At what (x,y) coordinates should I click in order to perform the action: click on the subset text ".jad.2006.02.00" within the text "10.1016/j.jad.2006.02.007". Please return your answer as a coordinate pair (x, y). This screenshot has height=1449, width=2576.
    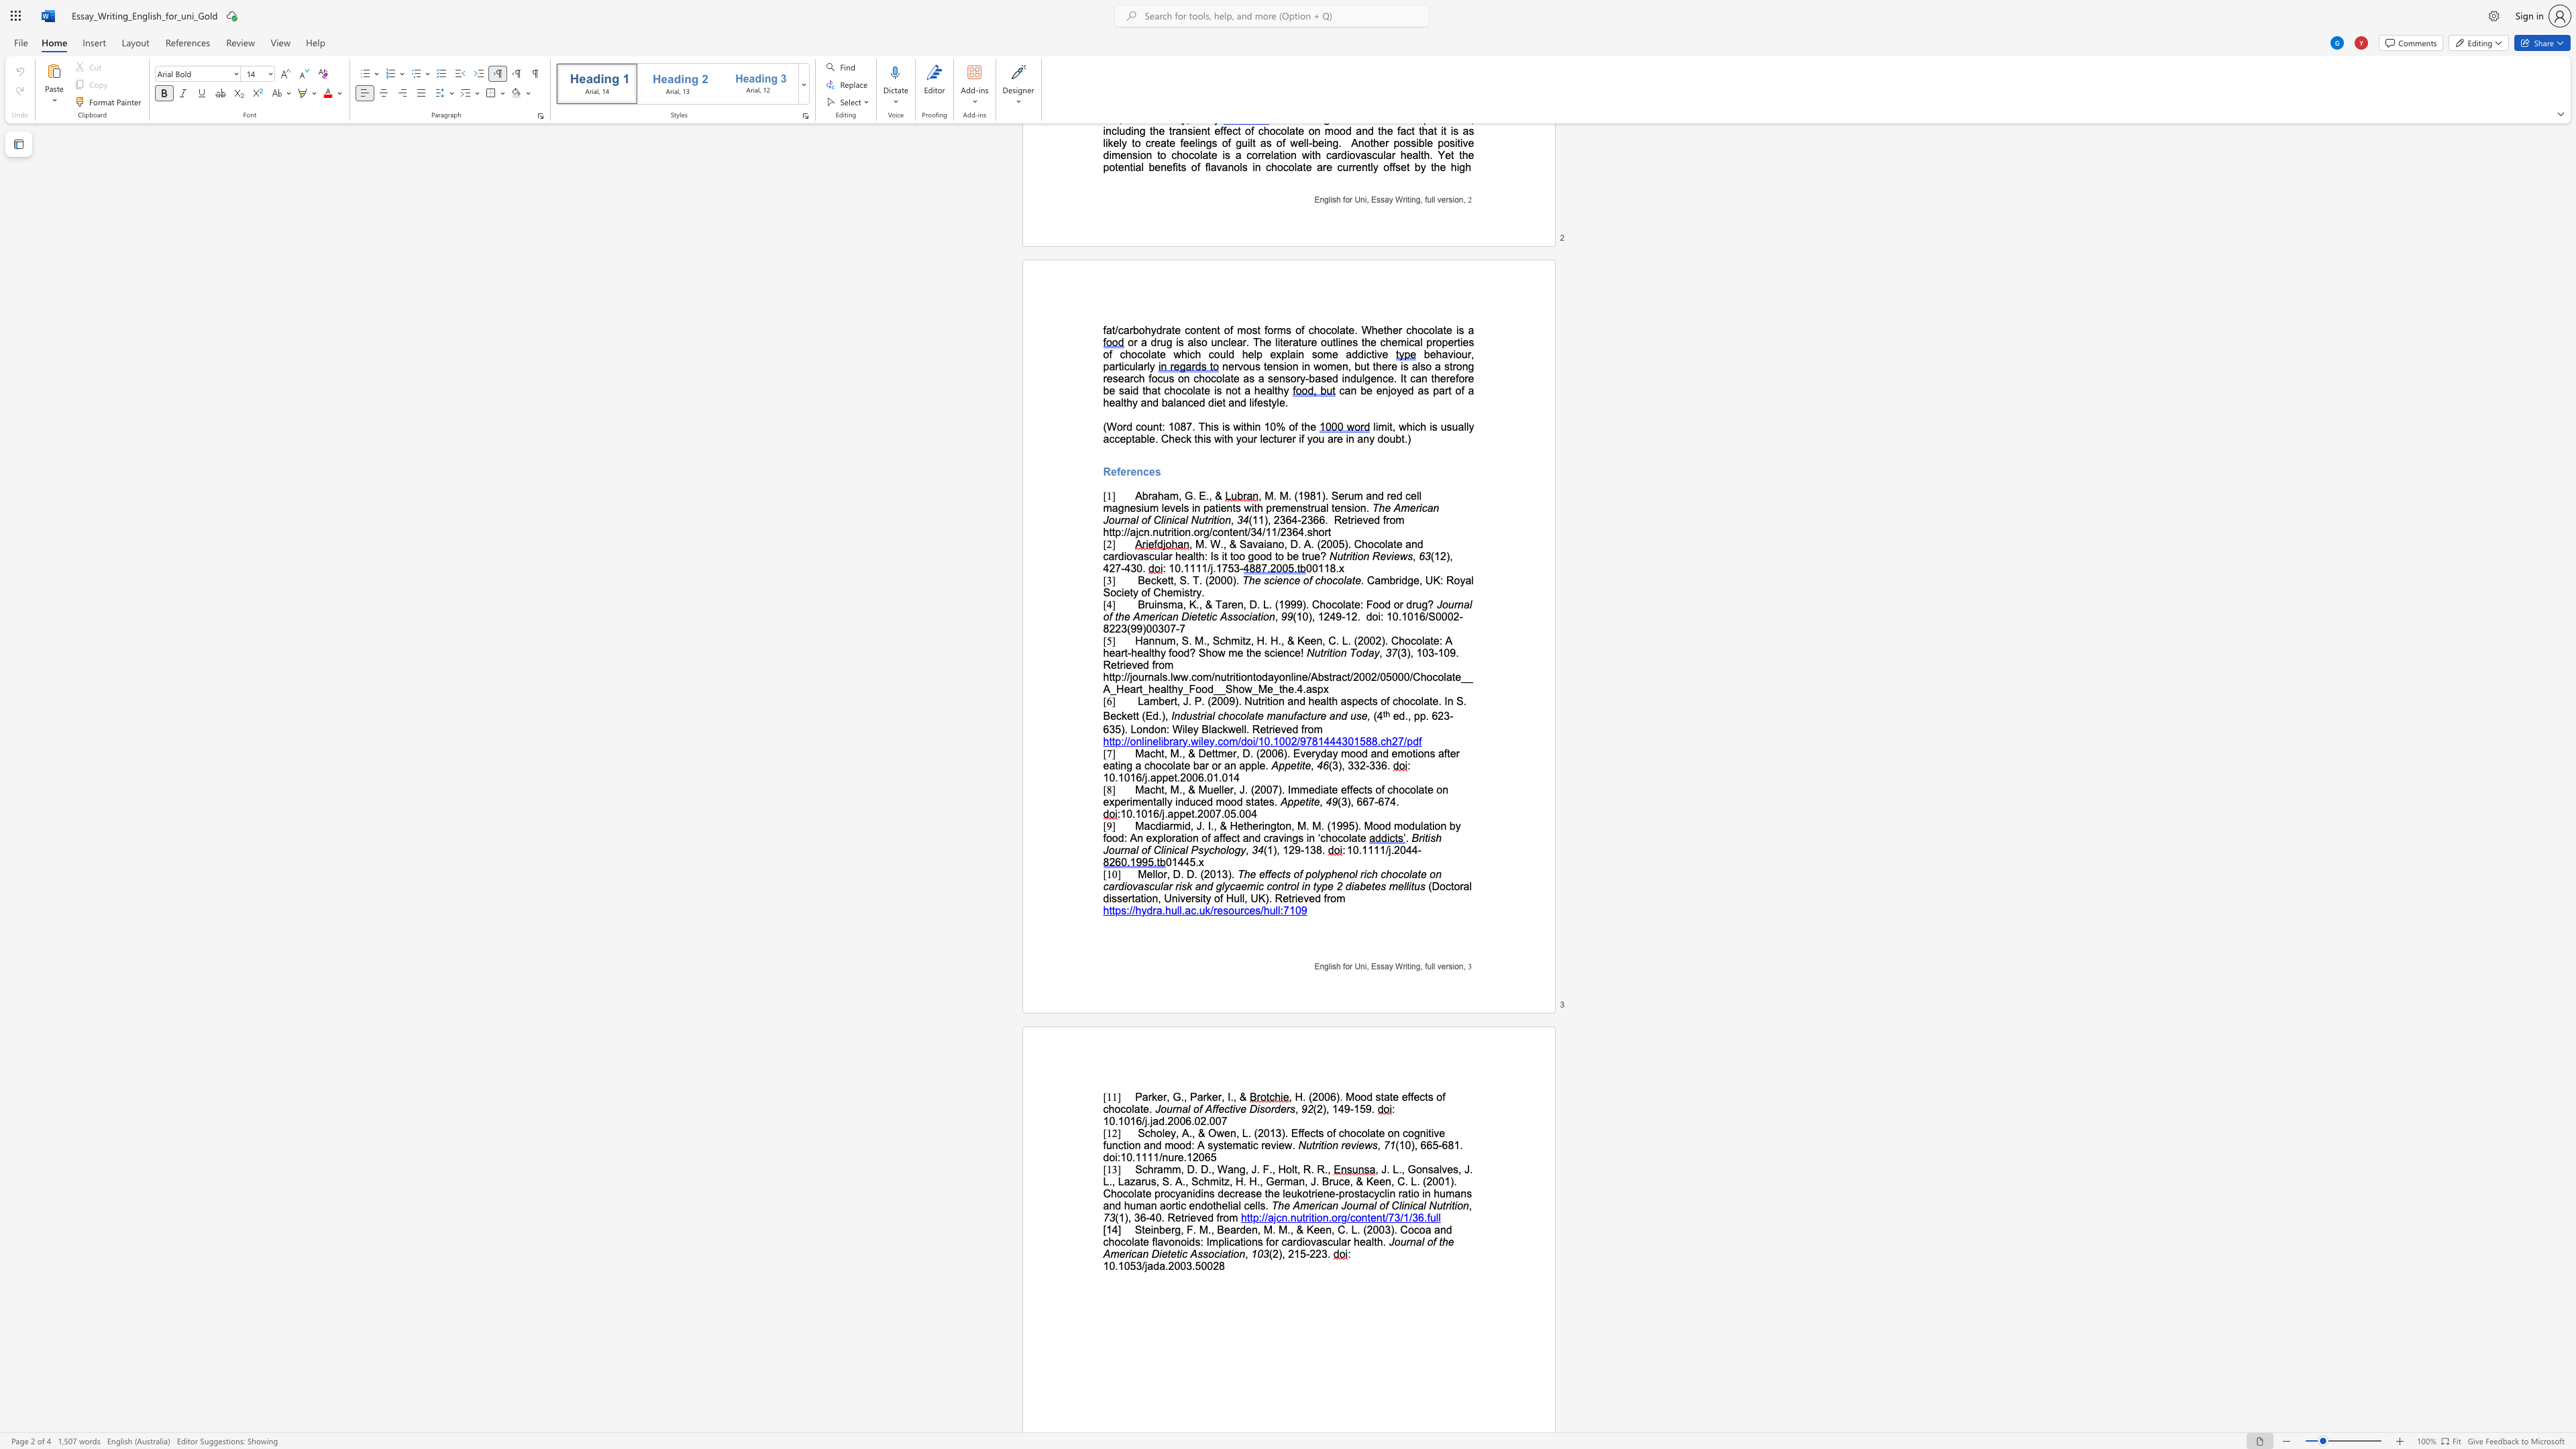
    Looking at the image, I should click on (1146, 1121).